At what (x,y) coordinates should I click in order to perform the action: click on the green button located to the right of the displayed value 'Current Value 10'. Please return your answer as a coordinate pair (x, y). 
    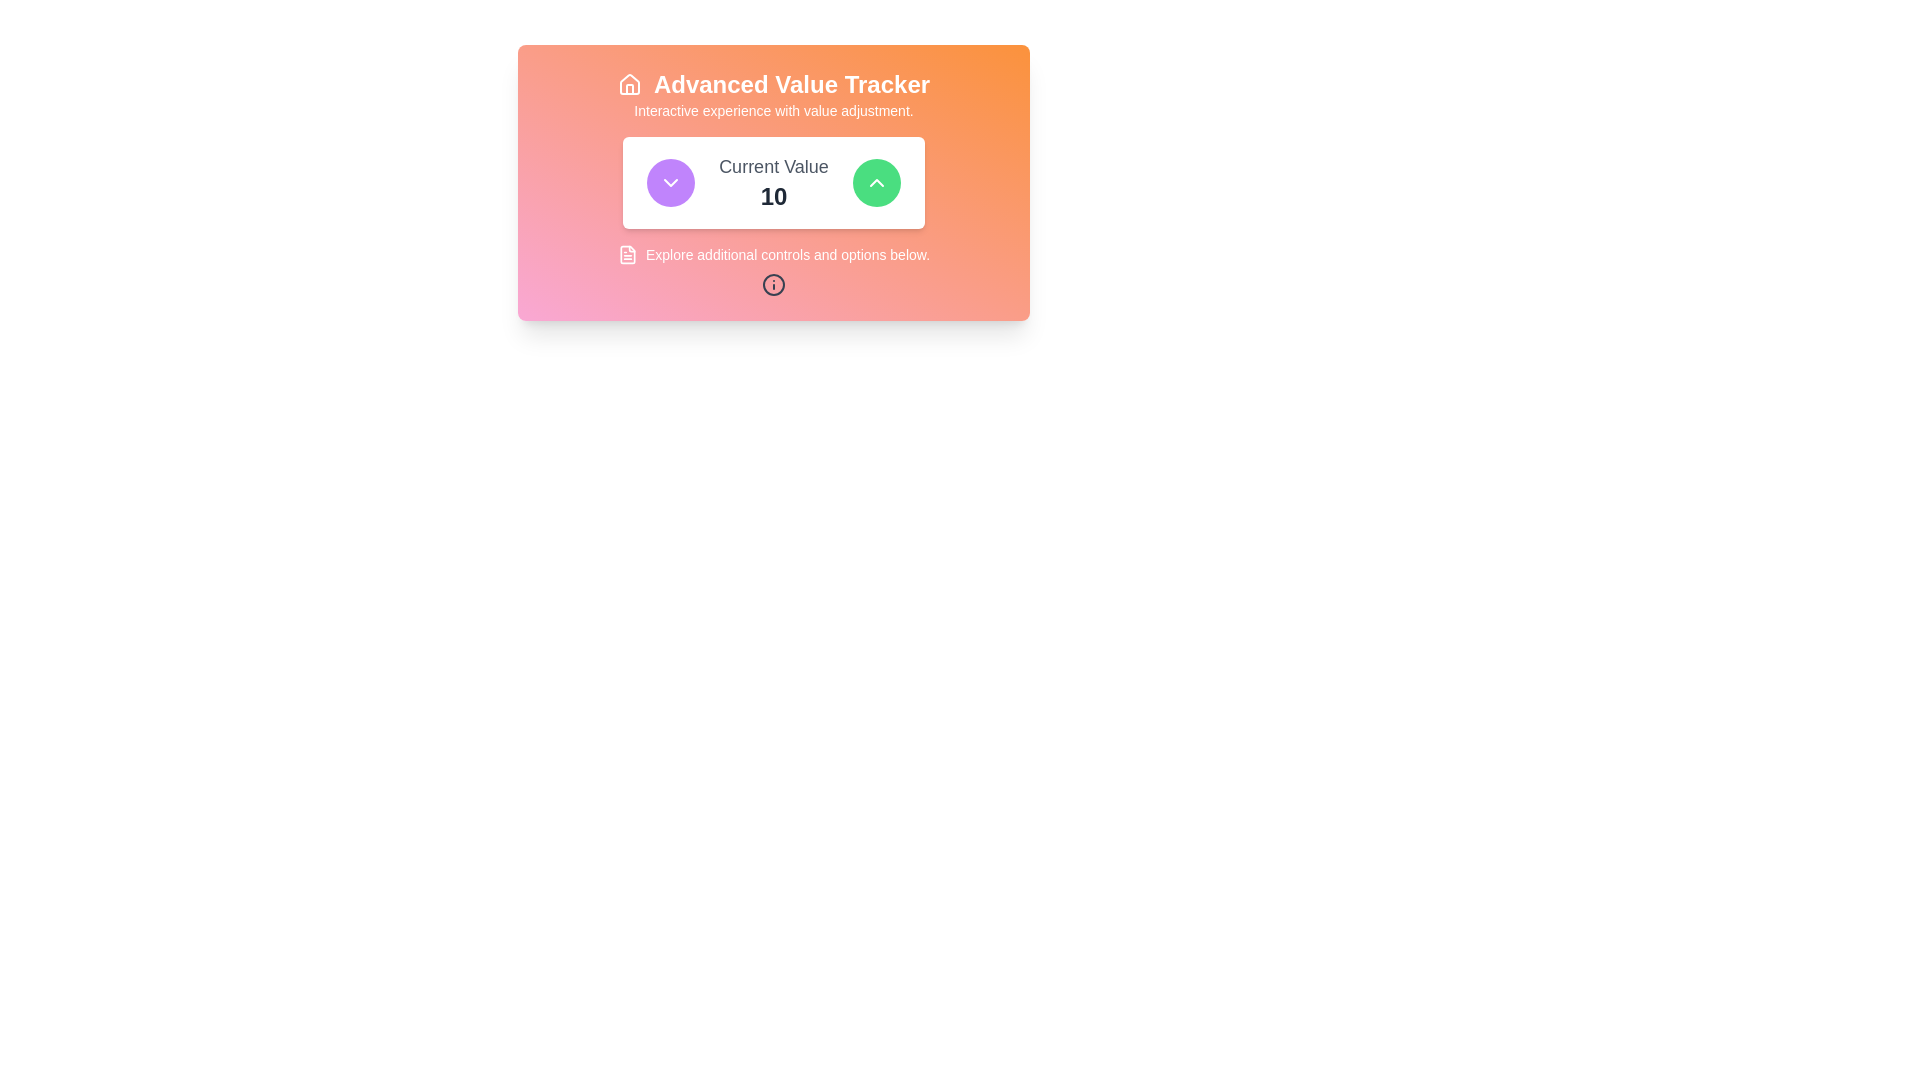
    Looking at the image, I should click on (876, 182).